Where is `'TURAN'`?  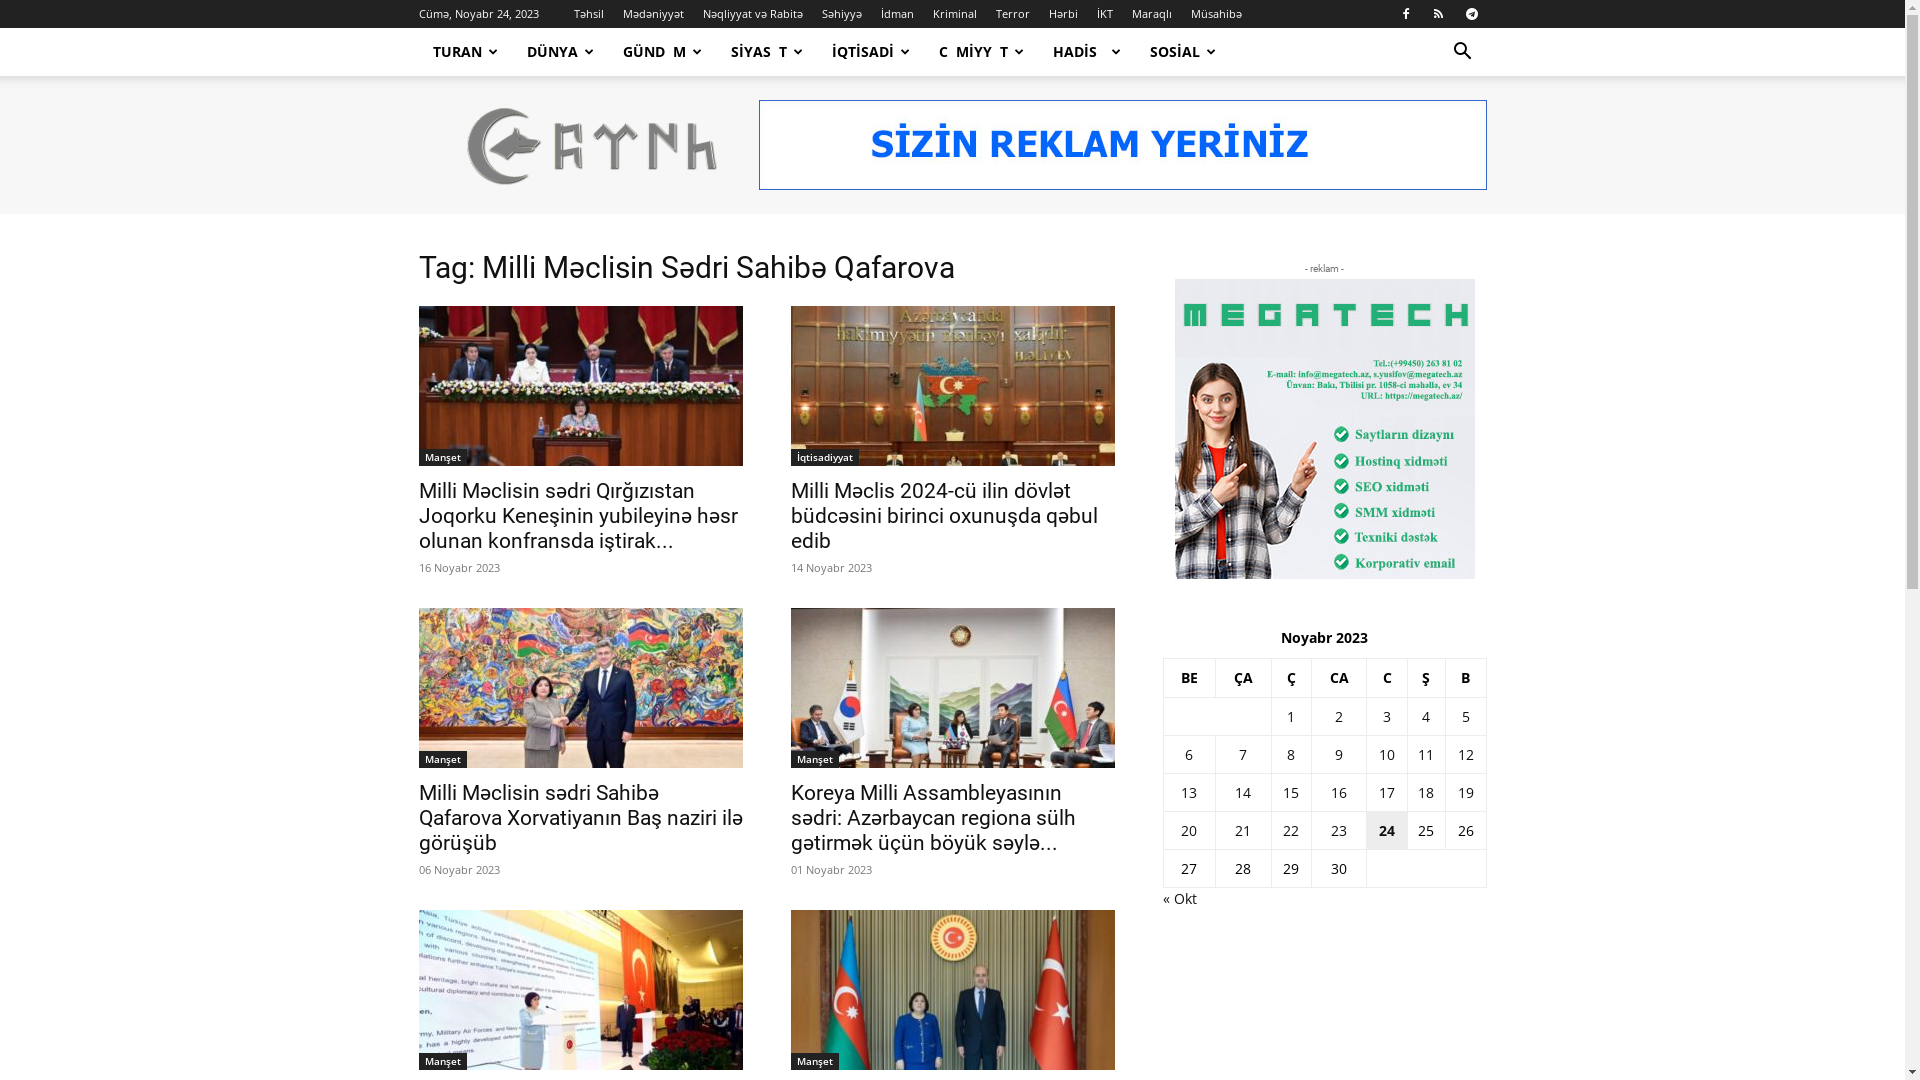
'TURAN' is located at coordinates (464, 50).